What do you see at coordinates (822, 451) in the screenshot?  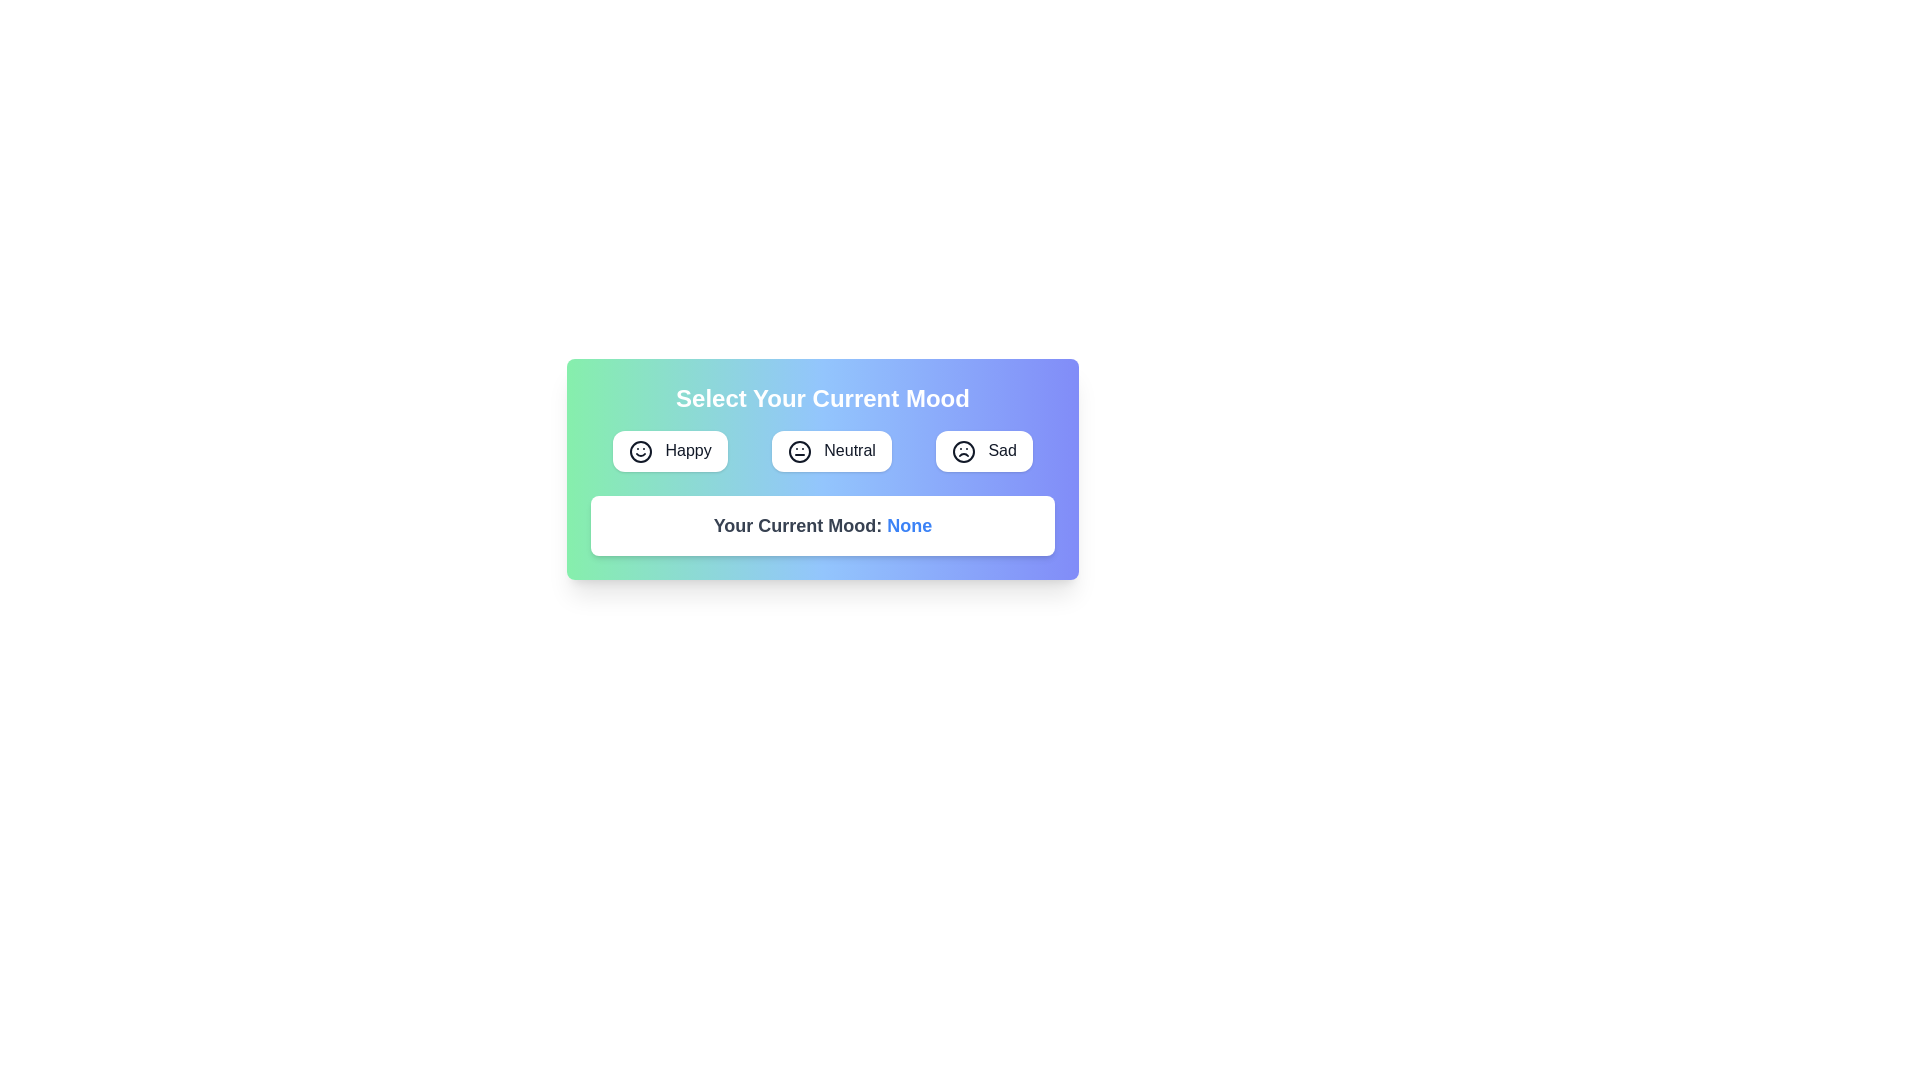 I see `the grouped segmented control buttons for mood selection, which allows users to choose between 'Happy', 'Neutral', or 'Sad' options` at bounding box center [822, 451].